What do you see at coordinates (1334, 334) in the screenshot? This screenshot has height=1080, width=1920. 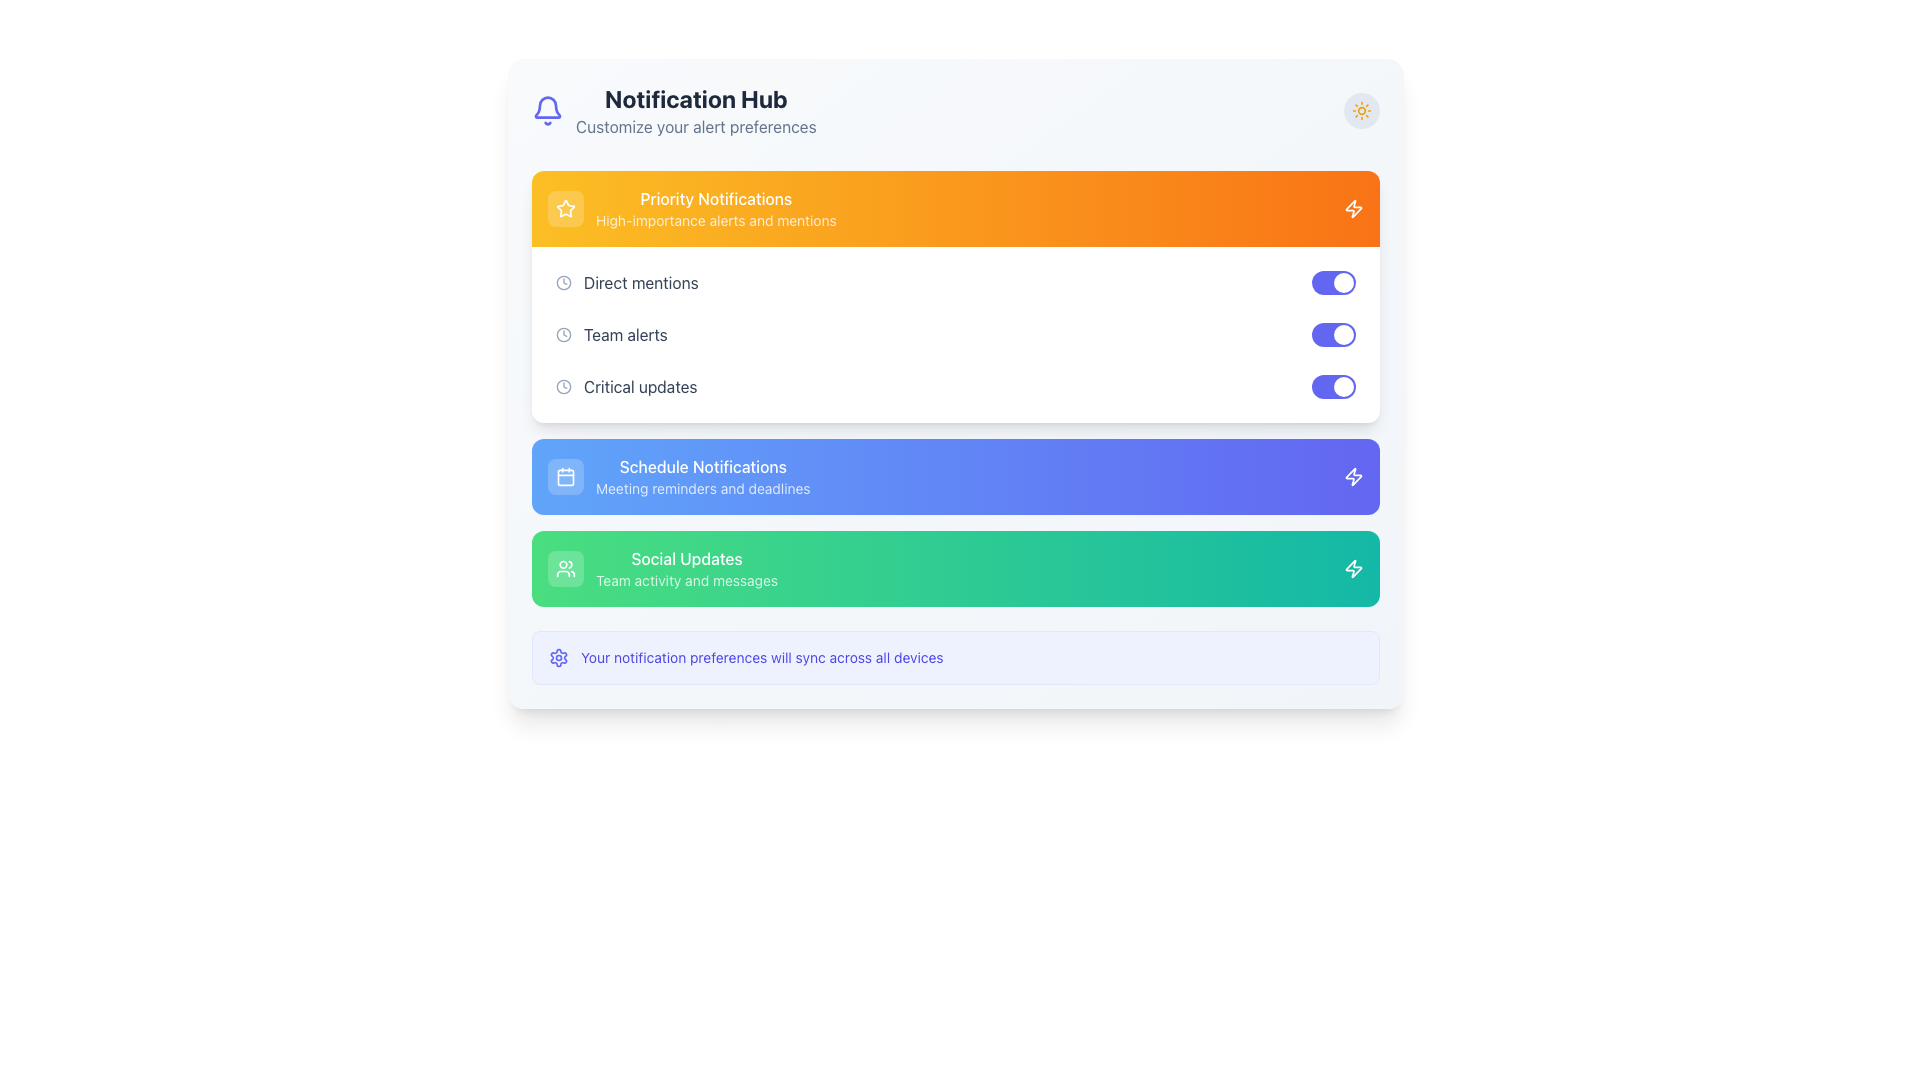 I see `the toggle switch for team alert notifications located in the rightmost section of the 'Team alerts' row` at bounding box center [1334, 334].